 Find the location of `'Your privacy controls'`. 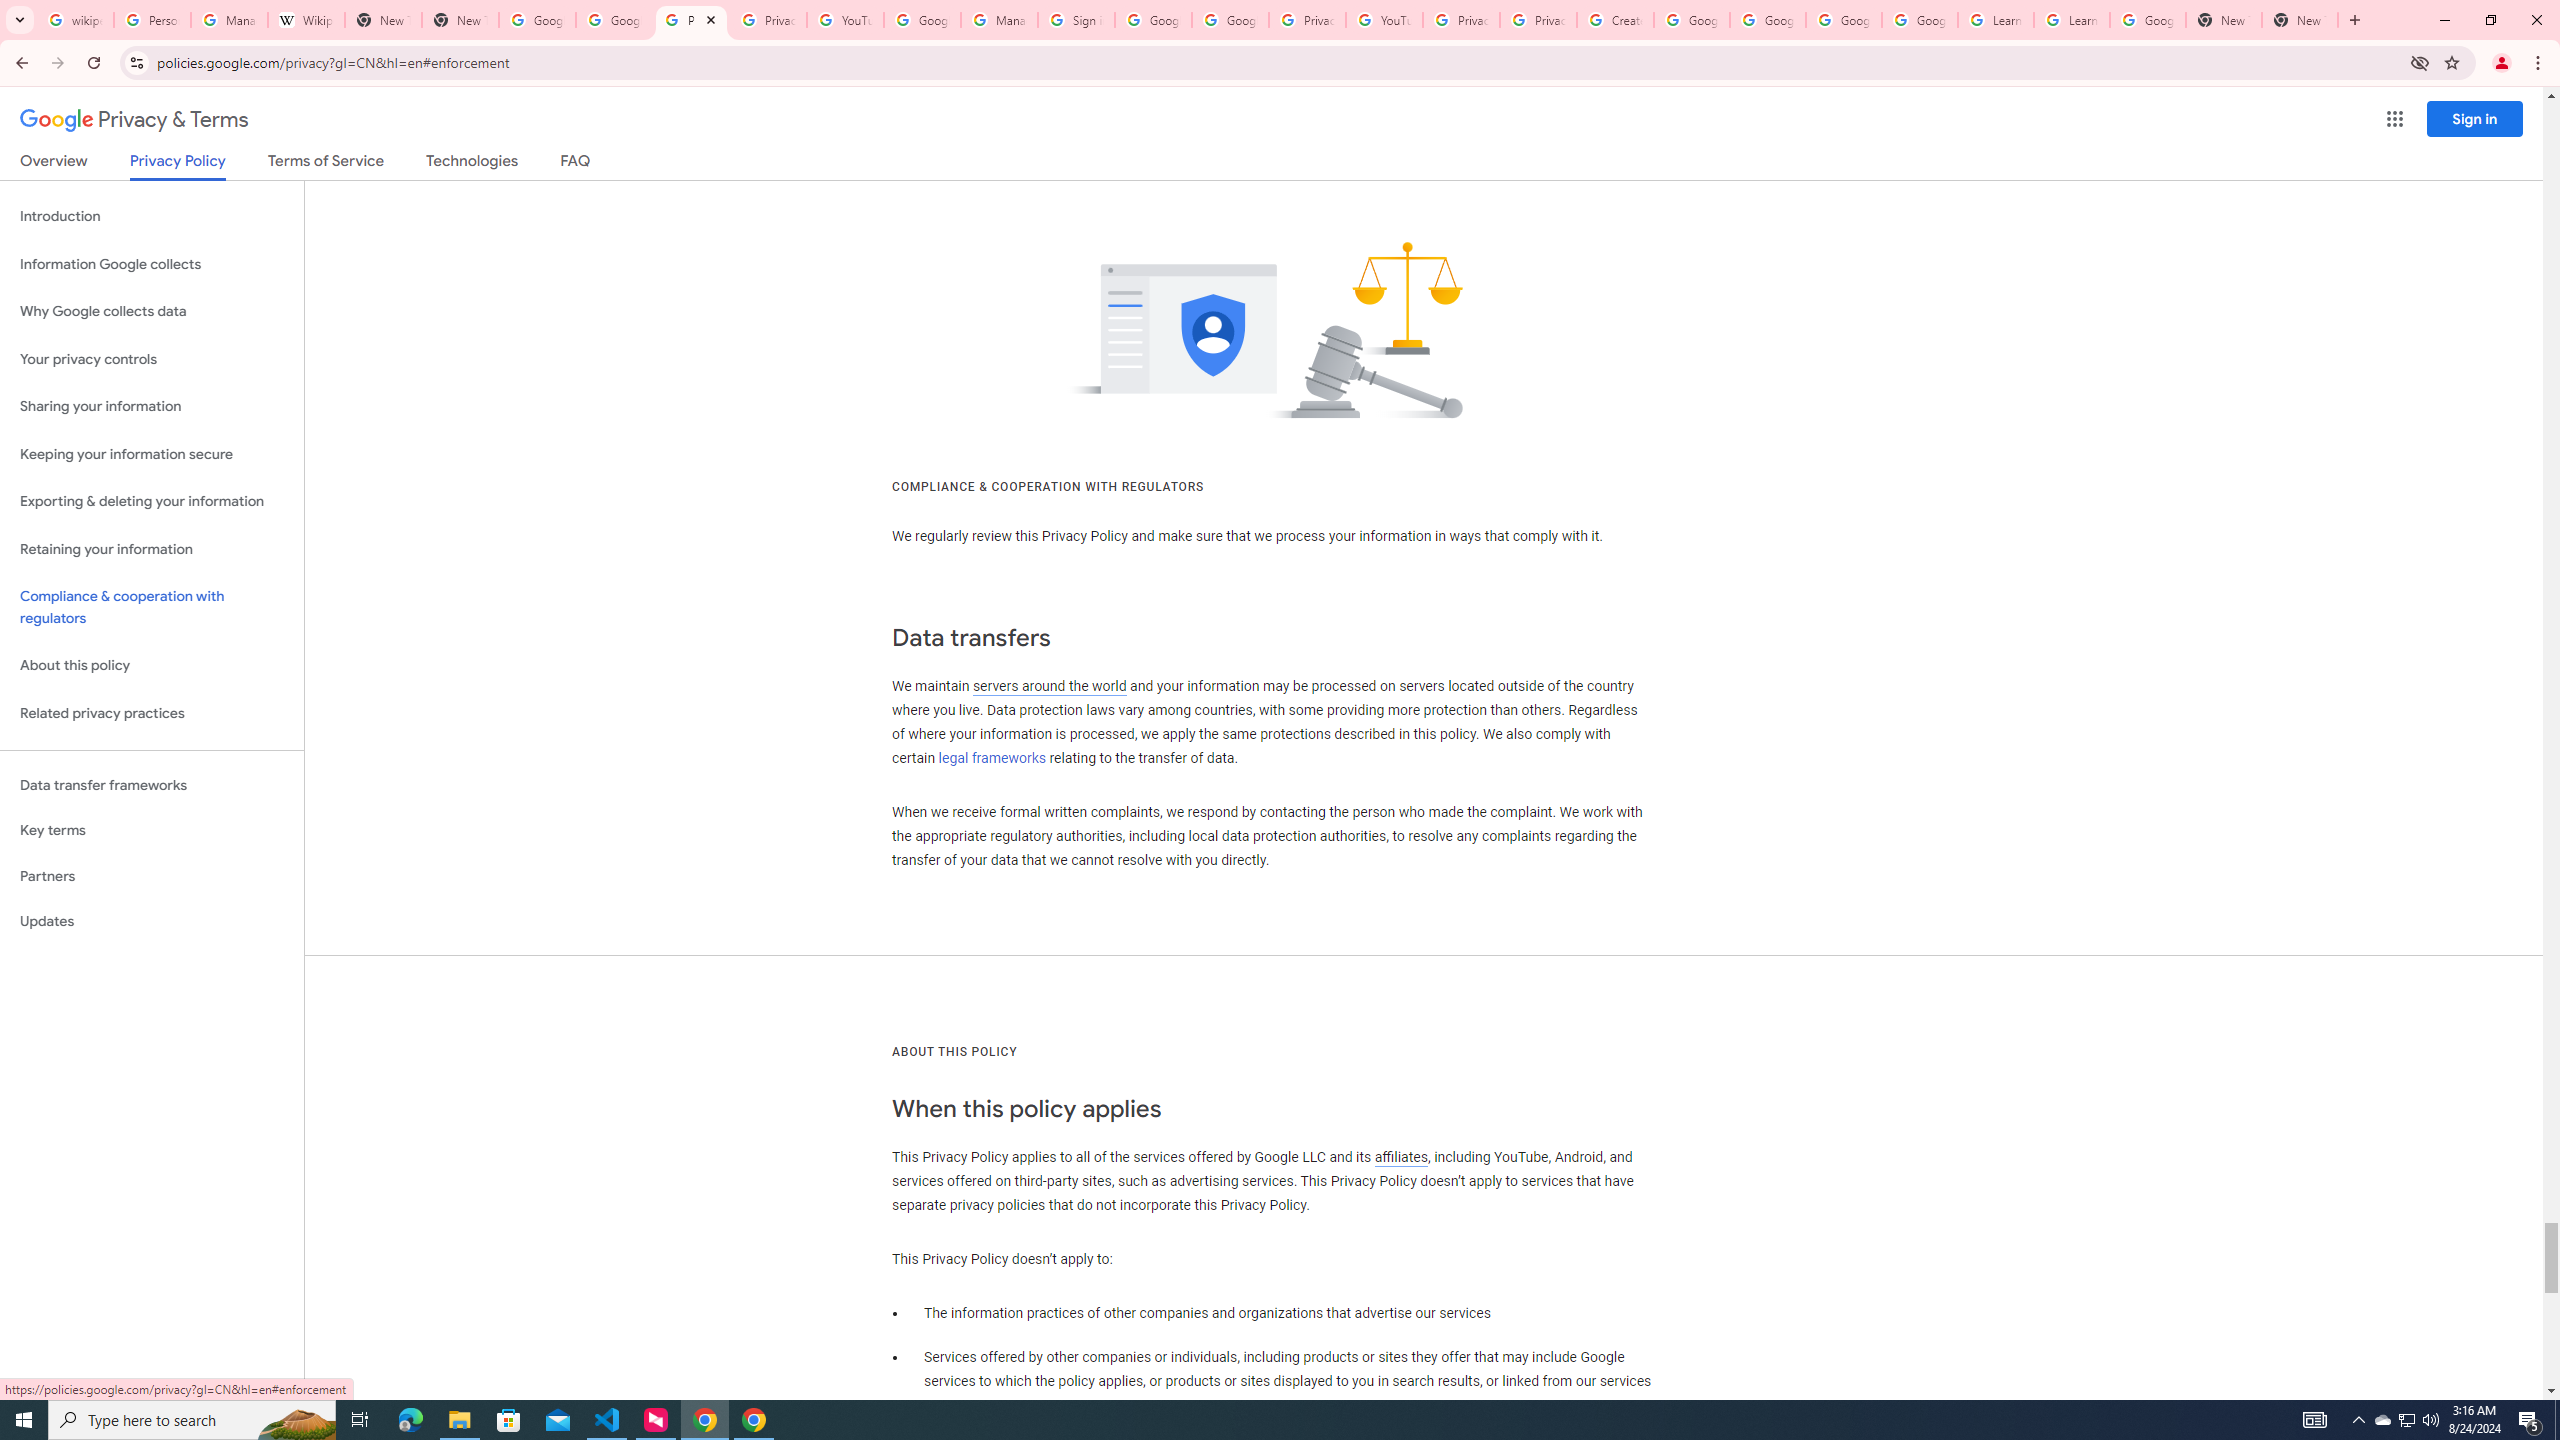

'Your privacy controls' is located at coordinates (151, 360).